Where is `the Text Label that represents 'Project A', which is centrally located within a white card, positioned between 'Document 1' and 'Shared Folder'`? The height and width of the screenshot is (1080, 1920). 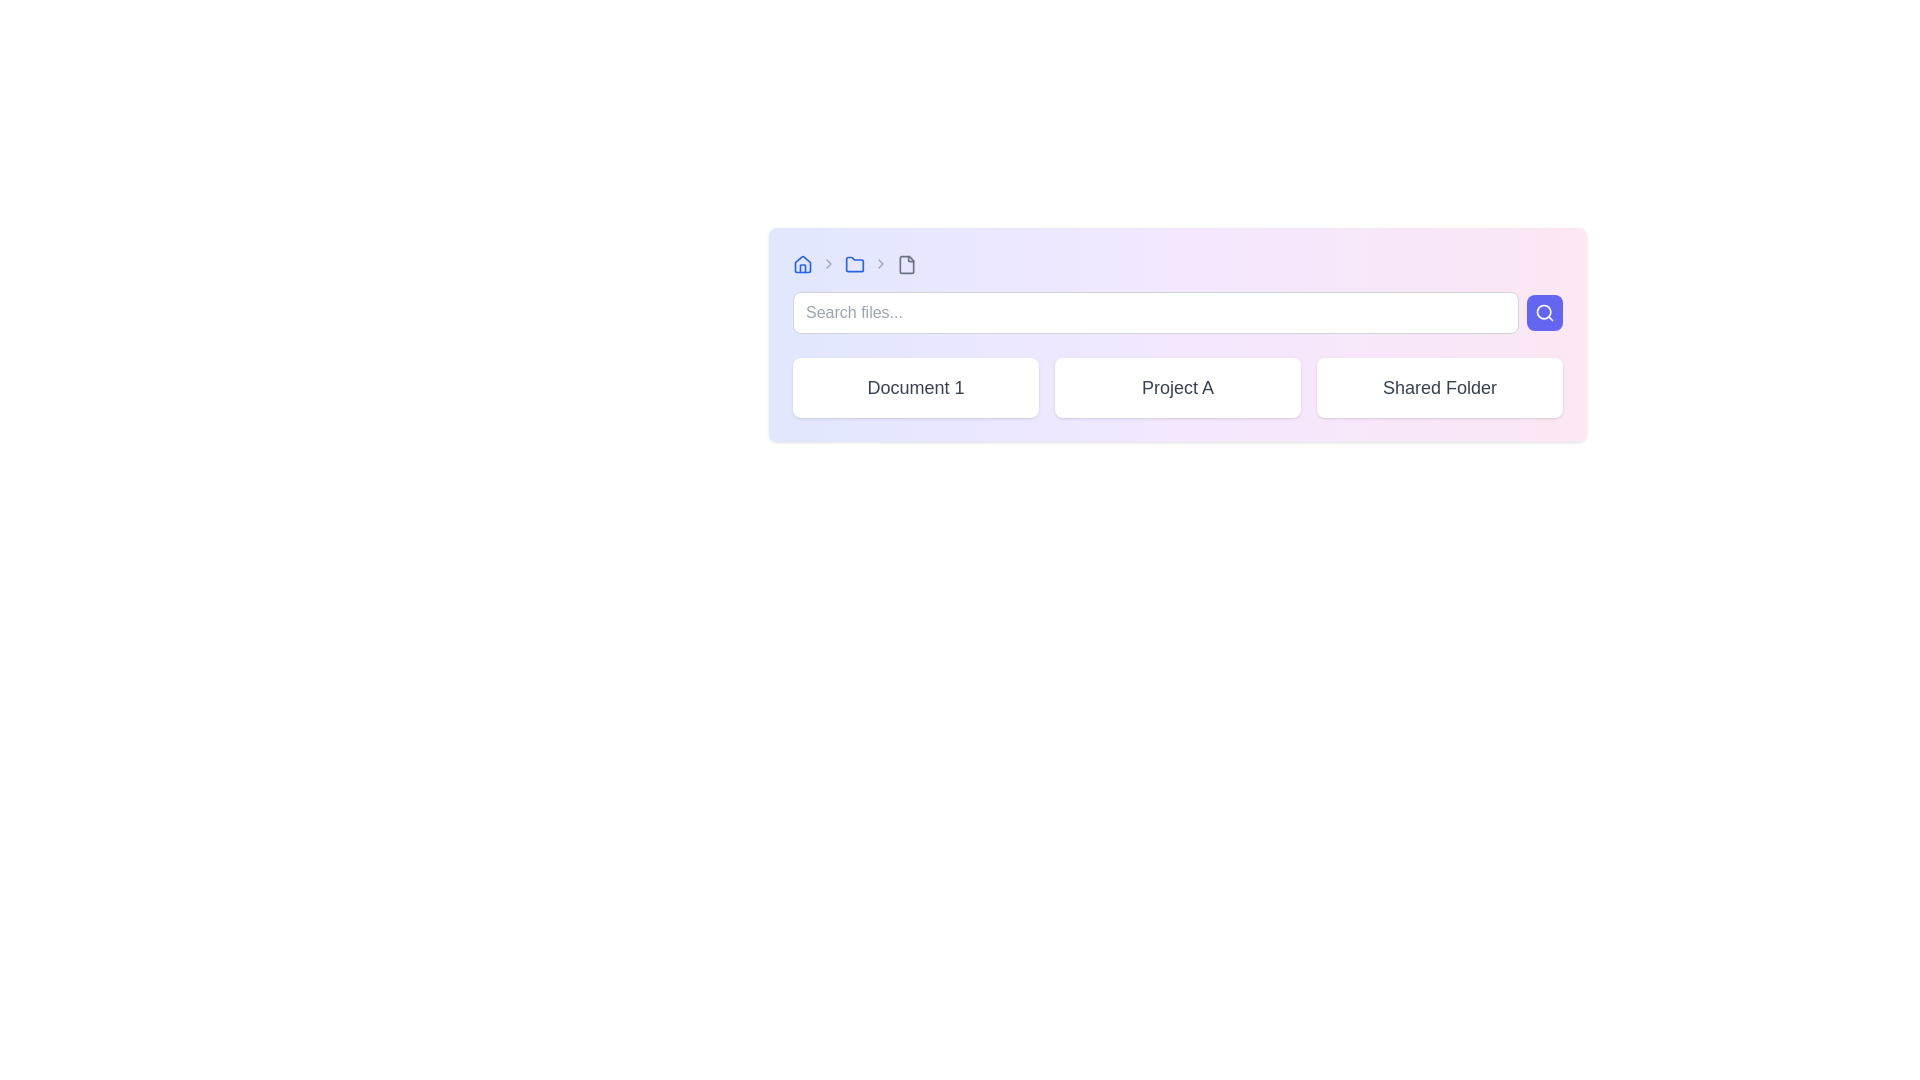
the Text Label that represents 'Project A', which is centrally located within a white card, positioned between 'Document 1' and 'Shared Folder' is located at coordinates (1177, 388).